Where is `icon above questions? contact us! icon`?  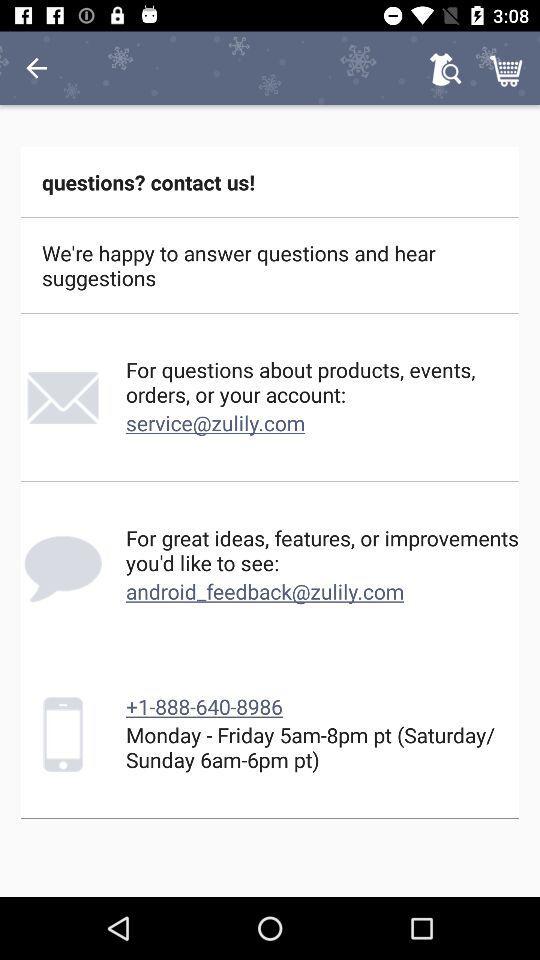 icon above questions? contact us! icon is located at coordinates (445, 68).